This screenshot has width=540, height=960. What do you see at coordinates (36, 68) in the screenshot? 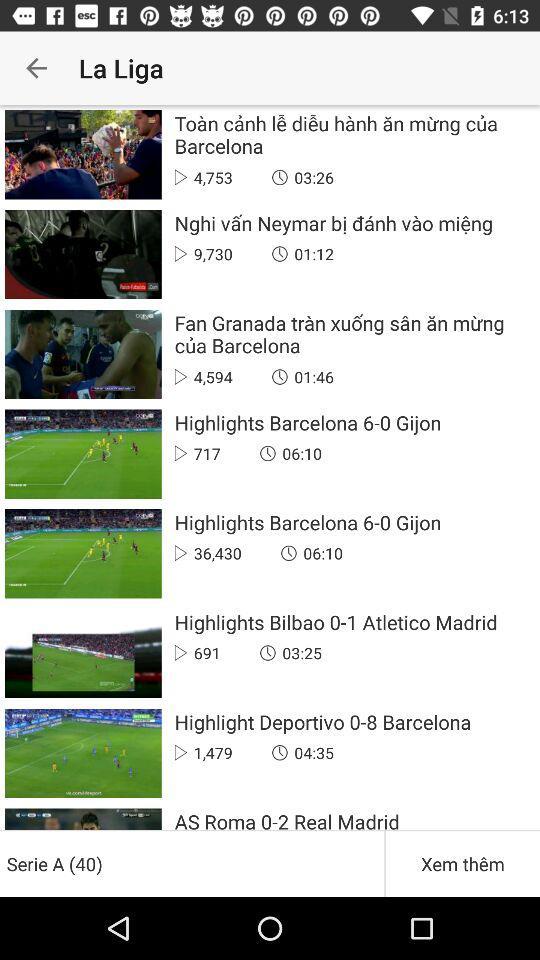
I see `app next to the la liga` at bounding box center [36, 68].